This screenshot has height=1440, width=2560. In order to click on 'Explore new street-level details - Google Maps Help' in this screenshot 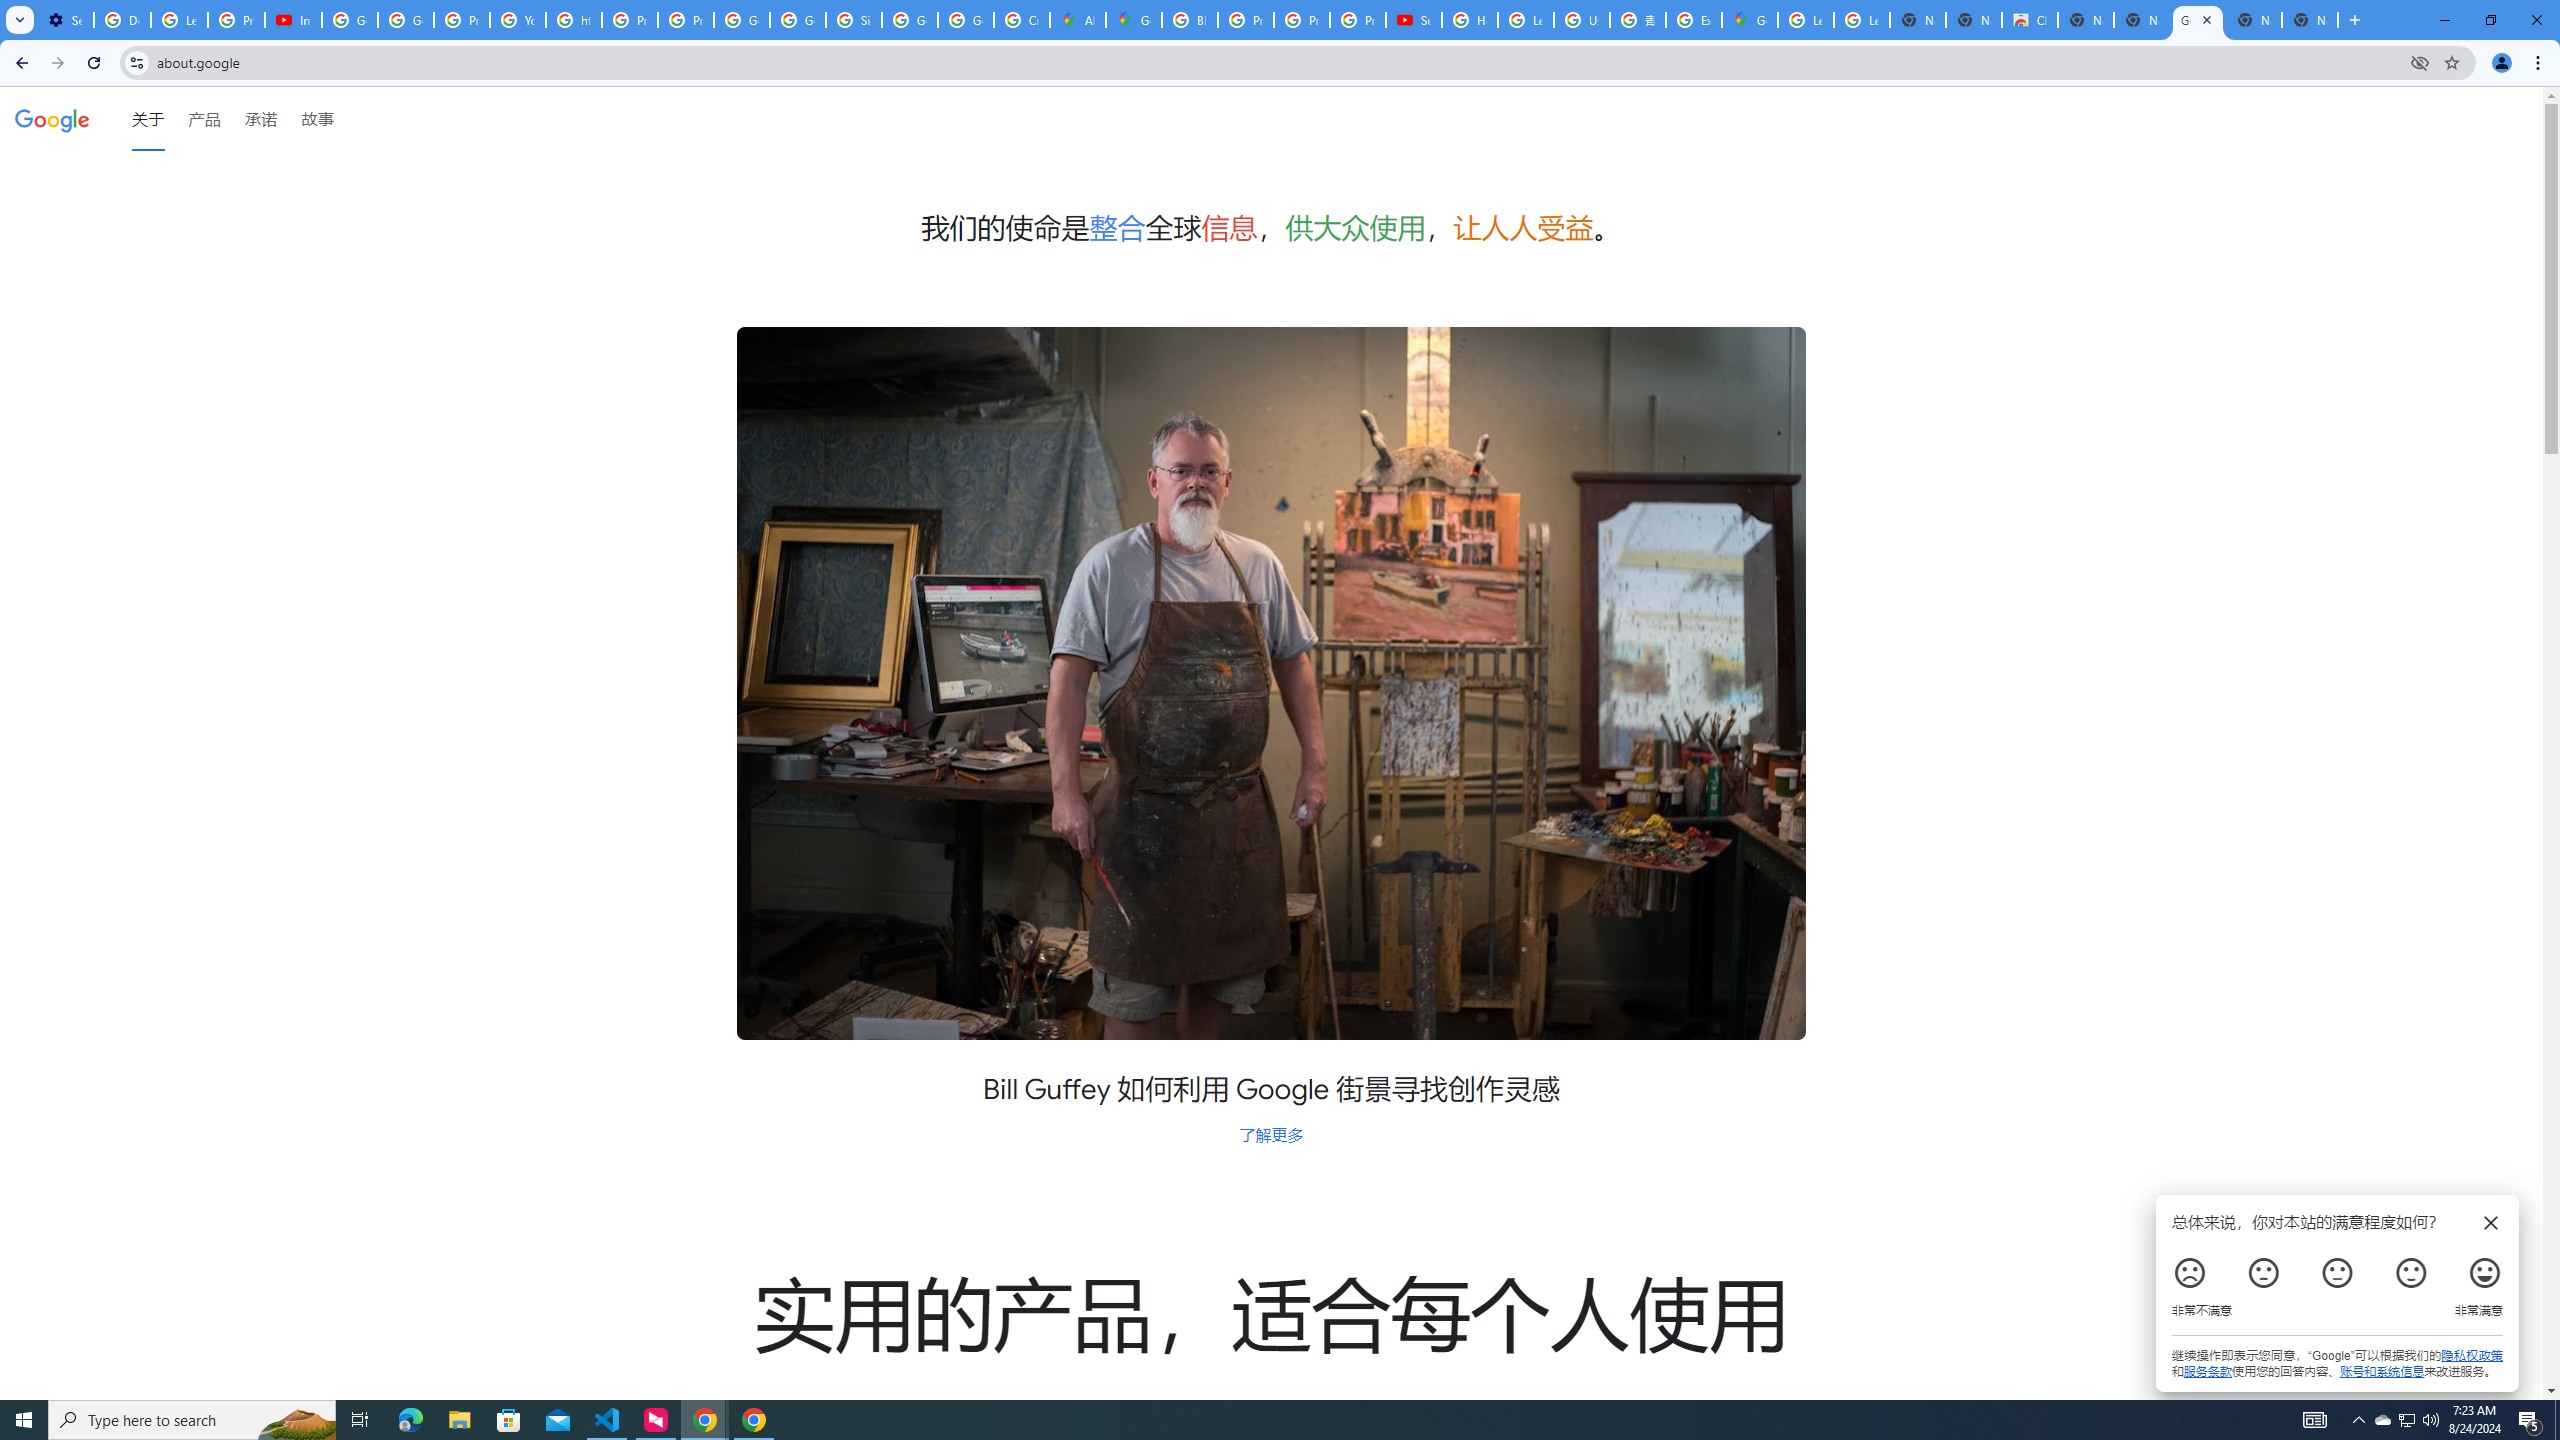, I will do `click(1692, 19)`.